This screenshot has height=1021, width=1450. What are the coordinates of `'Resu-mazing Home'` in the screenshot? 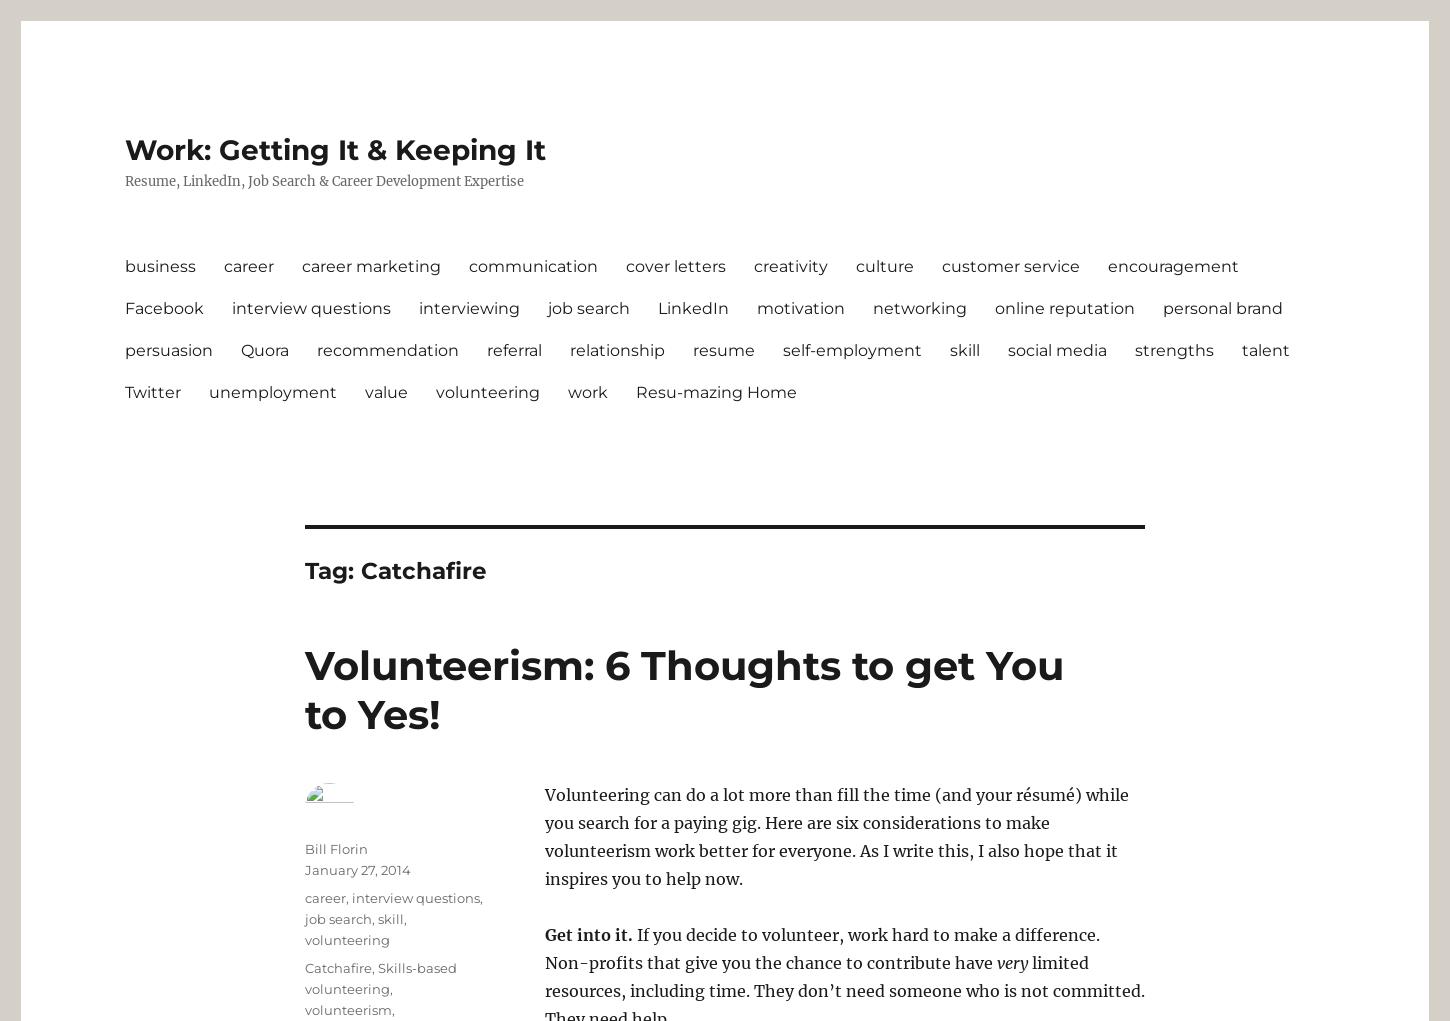 It's located at (715, 391).